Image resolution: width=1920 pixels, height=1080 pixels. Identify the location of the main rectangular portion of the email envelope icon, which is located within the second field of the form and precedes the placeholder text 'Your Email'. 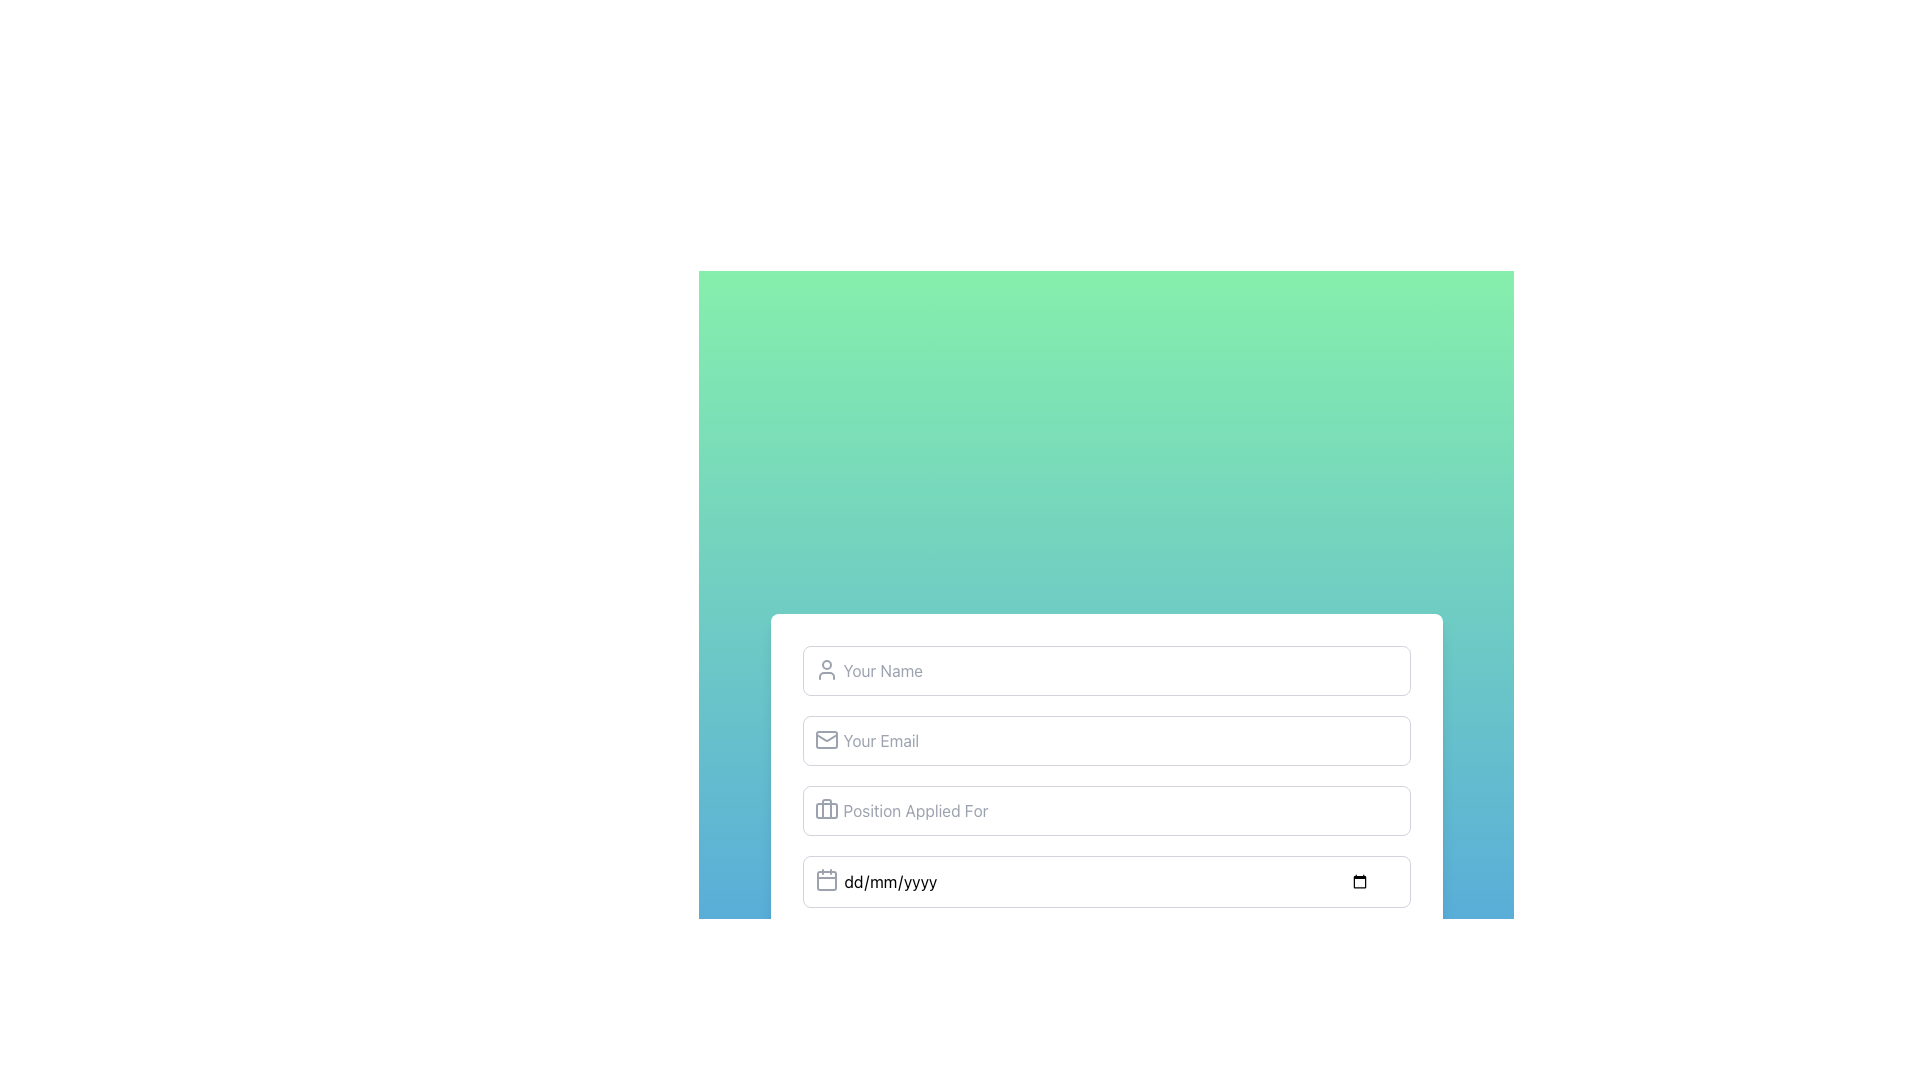
(826, 740).